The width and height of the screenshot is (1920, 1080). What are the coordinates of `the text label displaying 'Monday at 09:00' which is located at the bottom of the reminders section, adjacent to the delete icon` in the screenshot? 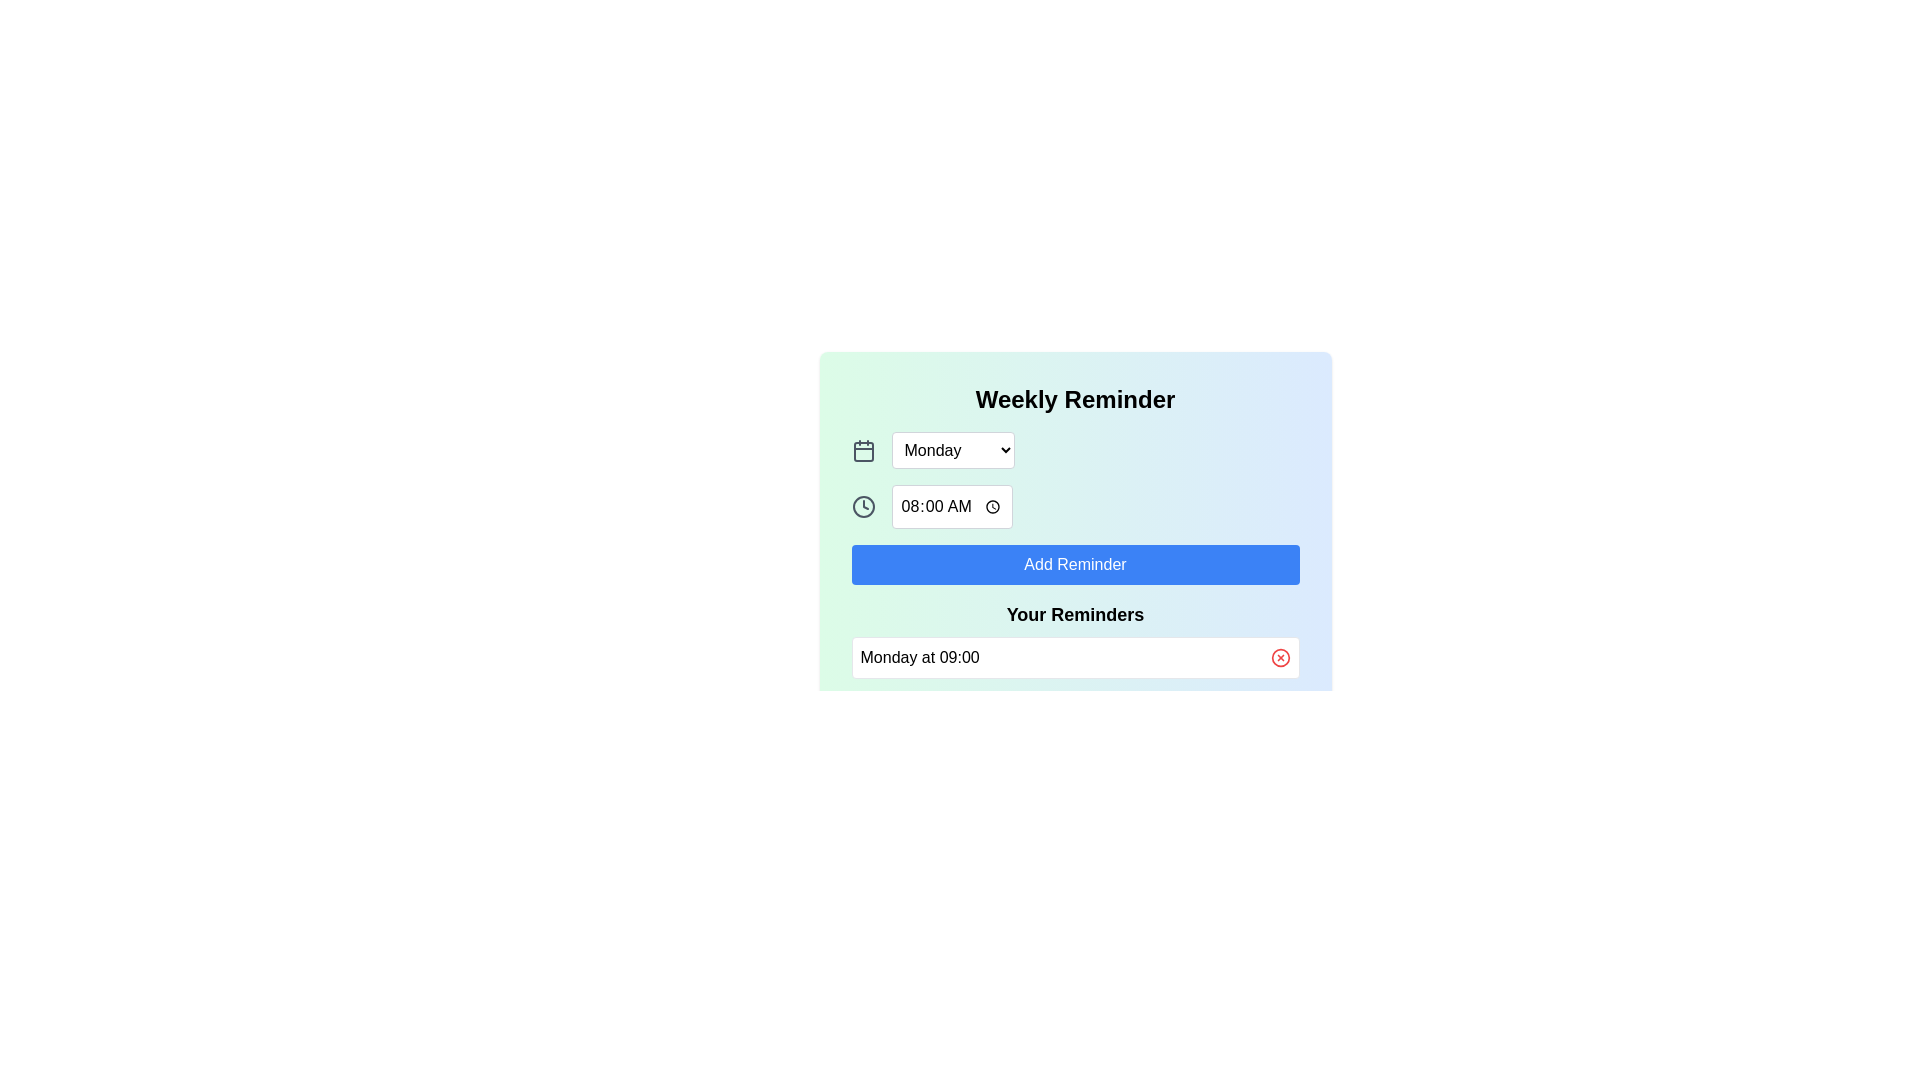 It's located at (919, 658).